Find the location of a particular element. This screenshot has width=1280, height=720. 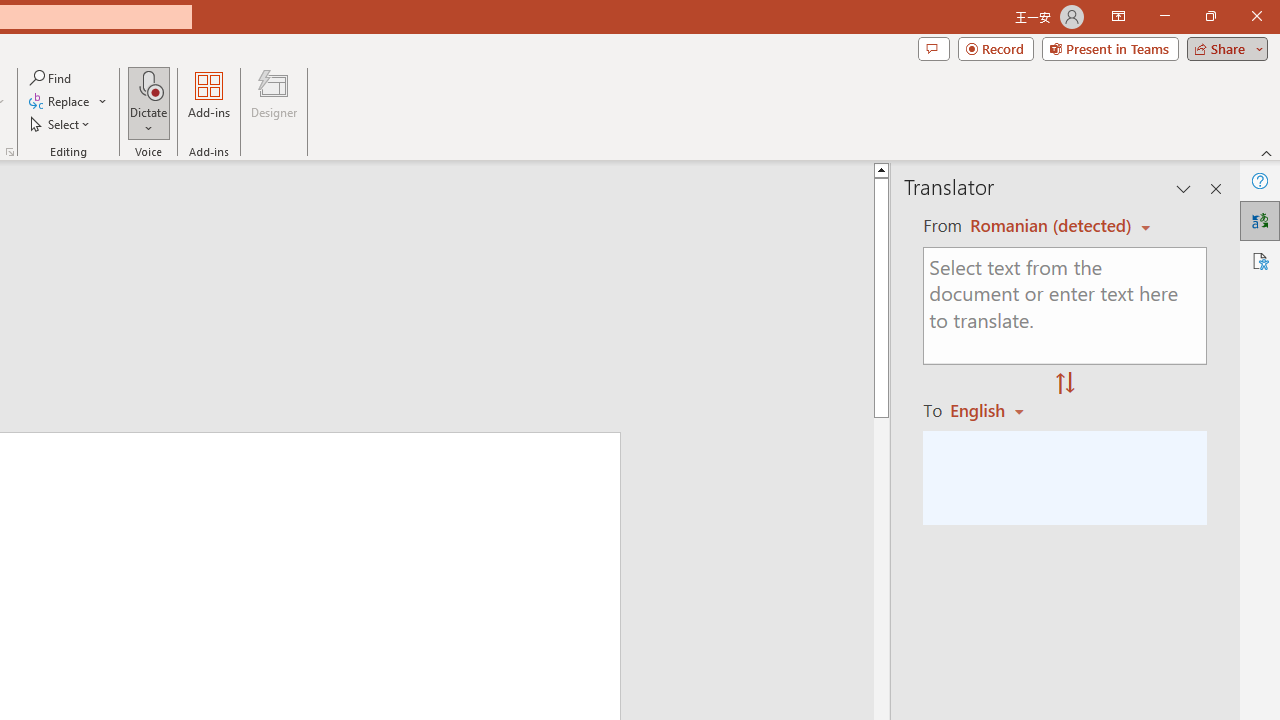

'Restore Down' is located at coordinates (1209, 16).